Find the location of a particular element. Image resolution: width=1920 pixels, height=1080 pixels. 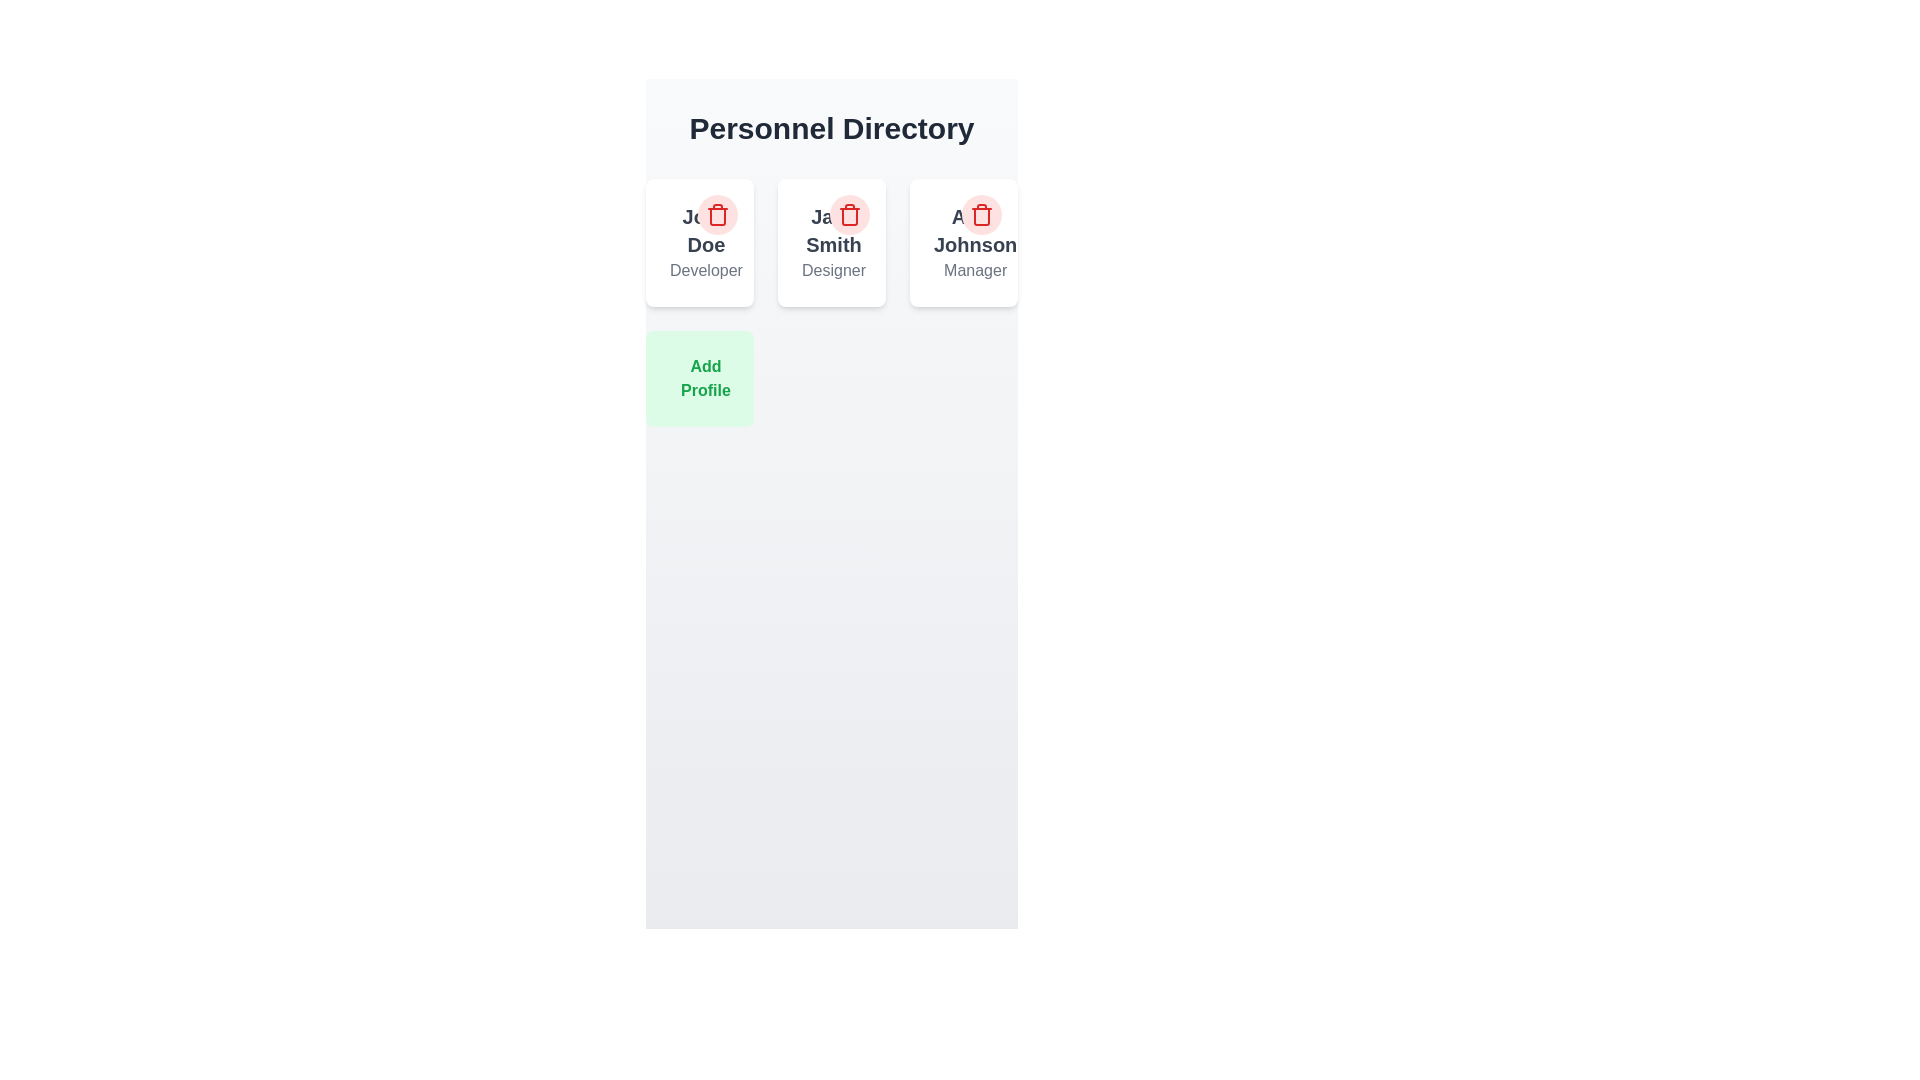

the red trash can icon button located at the top-right corner of Jane Smith's user card to initiate a delete action is located at coordinates (849, 216).